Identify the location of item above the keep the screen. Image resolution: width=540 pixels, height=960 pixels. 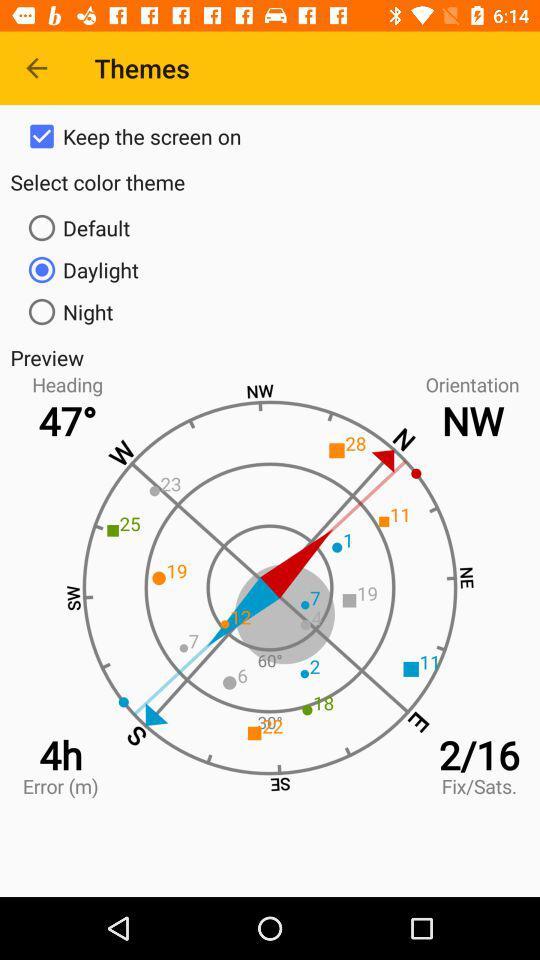
(36, 68).